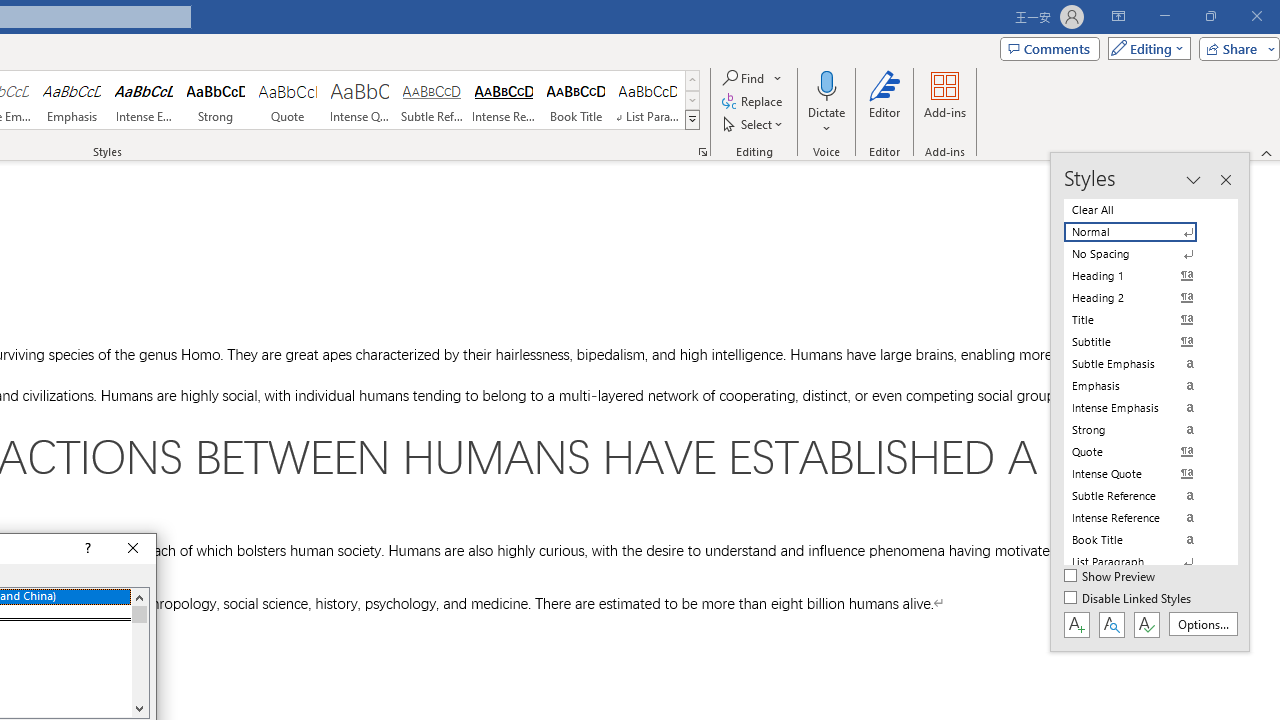 This screenshot has height=720, width=1280. What do you see at coordinates (1142, 231) in the screenshot?
I see `'Normal'` at bounding box center [1142, 231].